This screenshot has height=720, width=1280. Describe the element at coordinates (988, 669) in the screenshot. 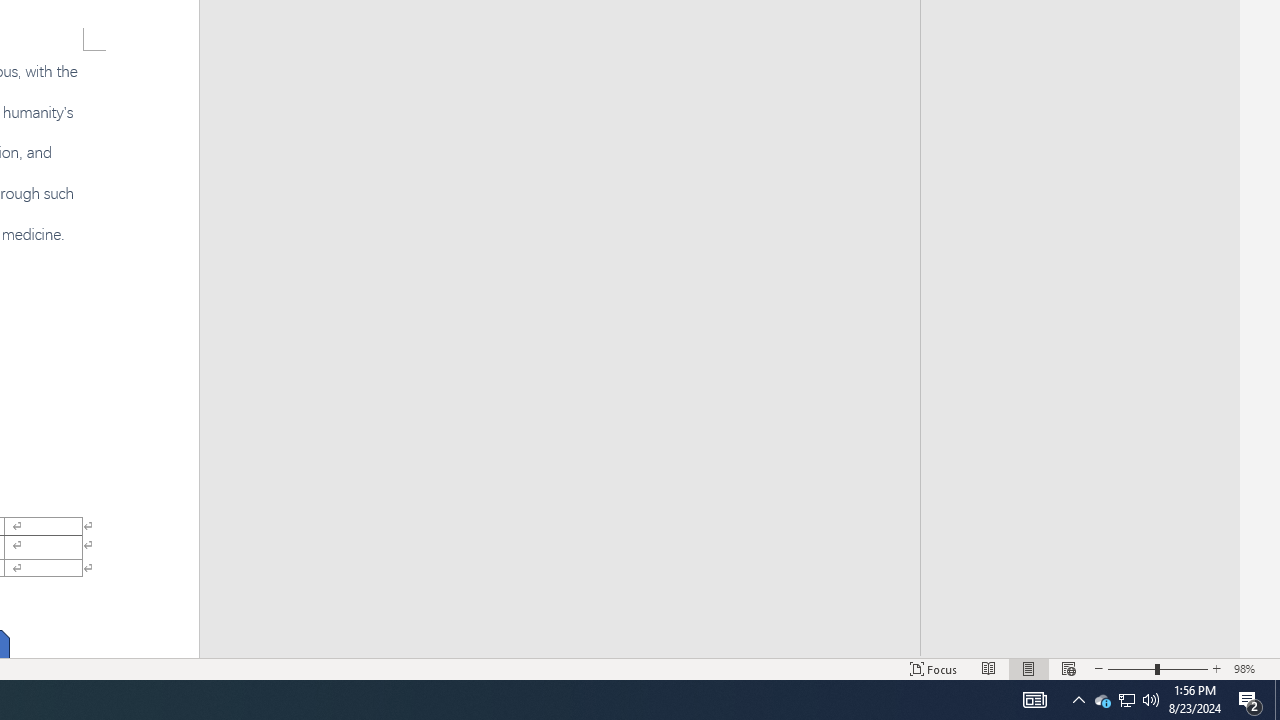

I see `'Read Mode'` at that location.